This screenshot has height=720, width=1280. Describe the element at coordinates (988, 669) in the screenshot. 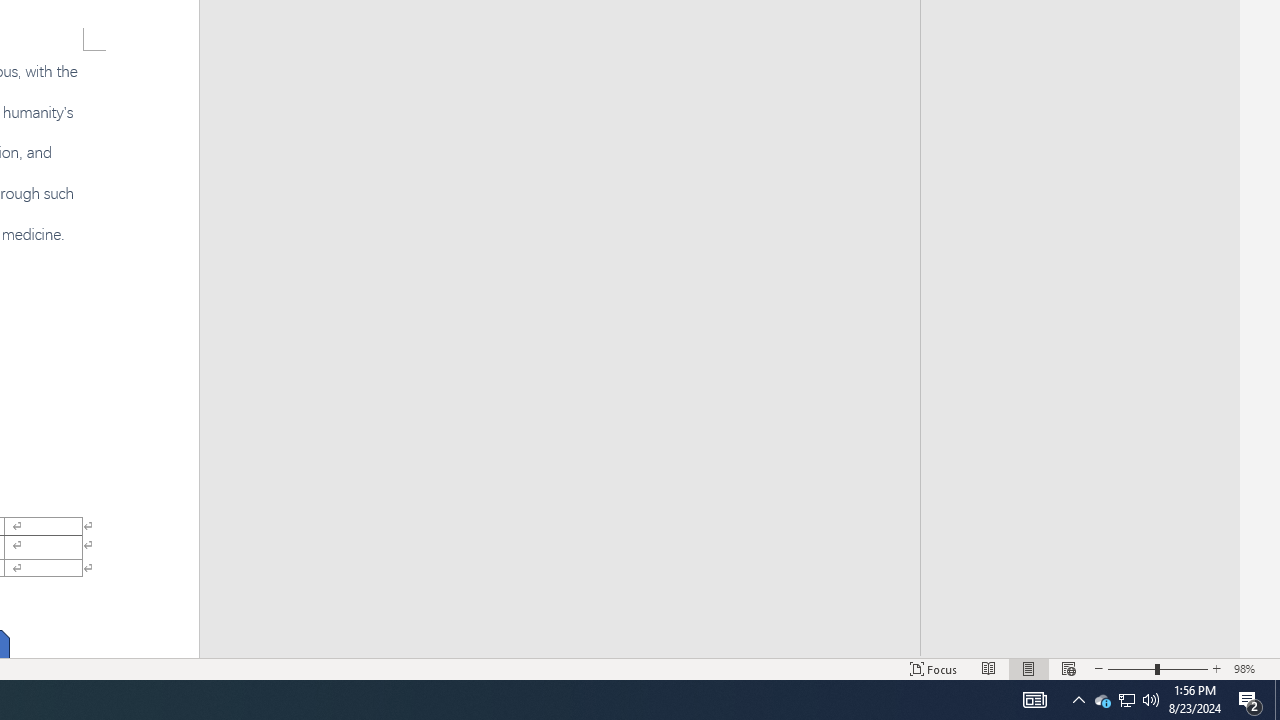

I see `'Read Mode'` at that location.